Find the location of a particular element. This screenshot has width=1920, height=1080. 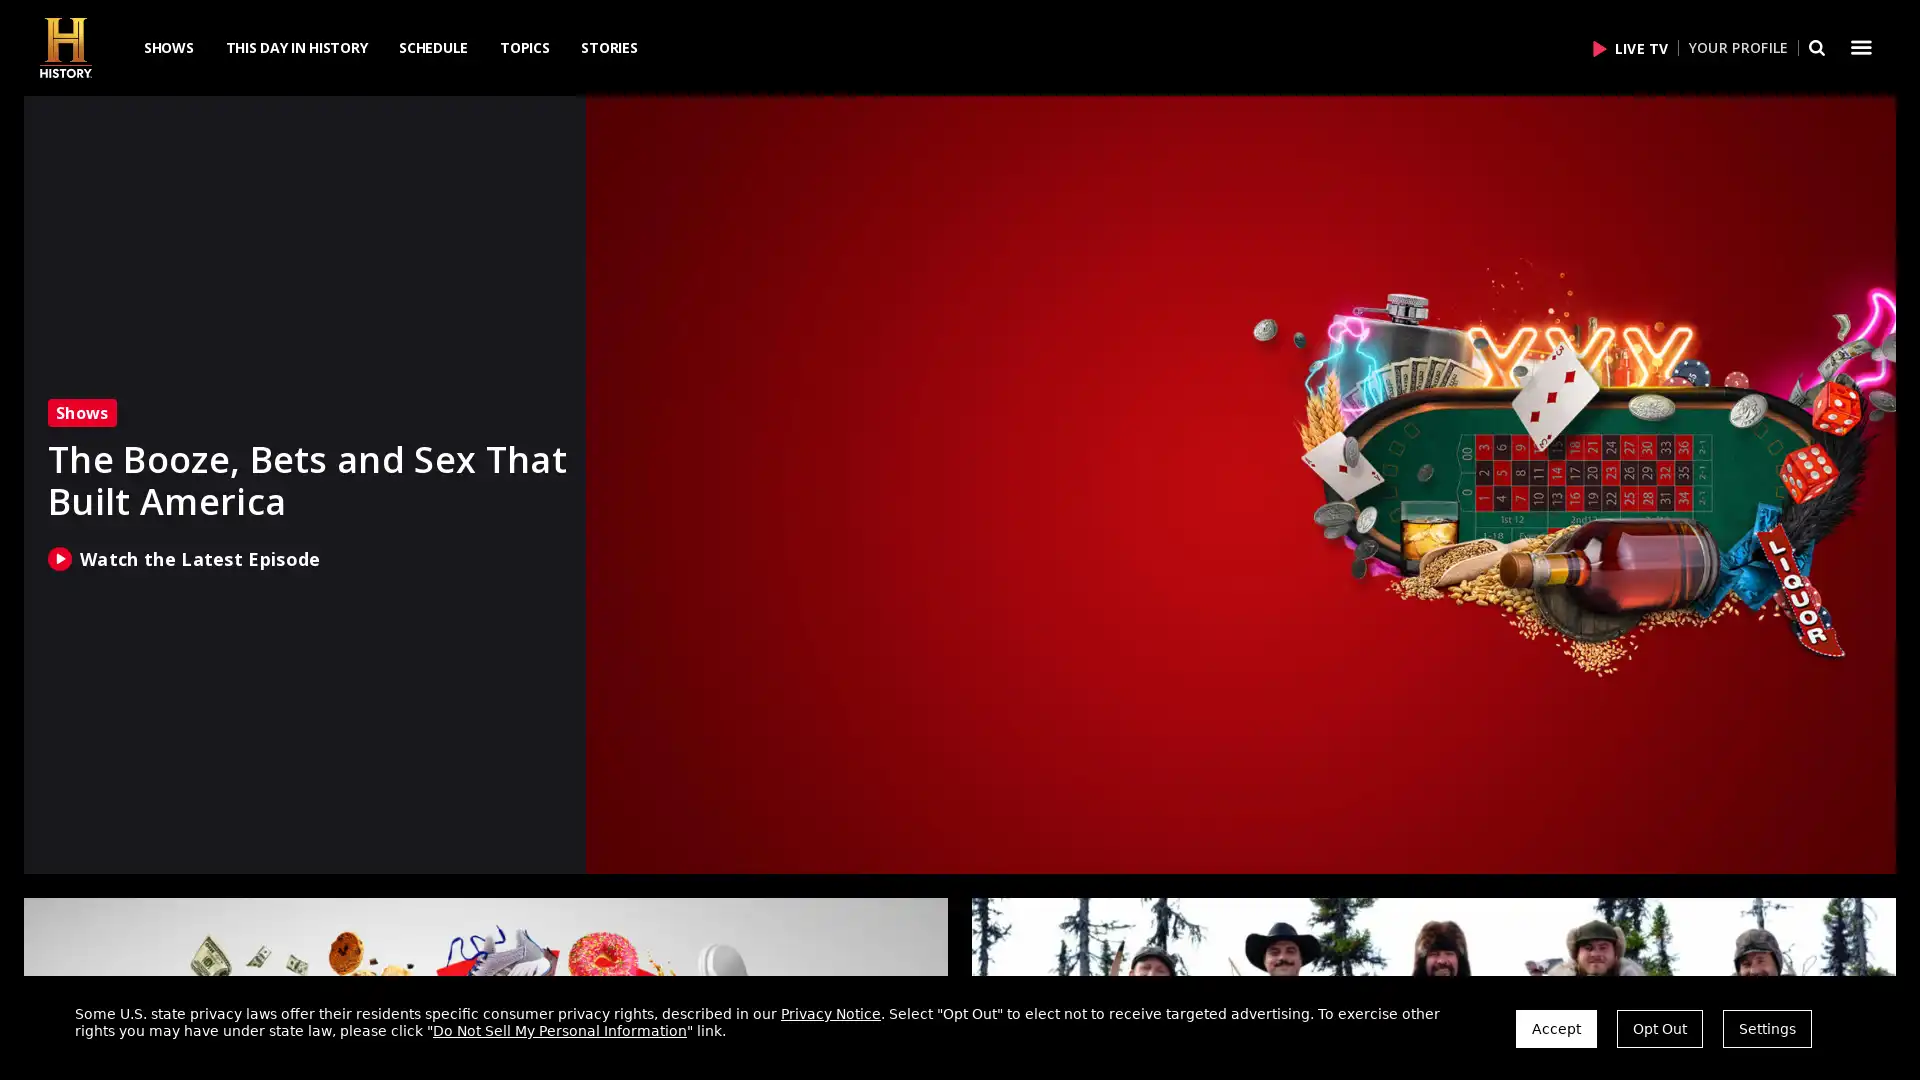

HISTORY is located at coordinates (80, 46).